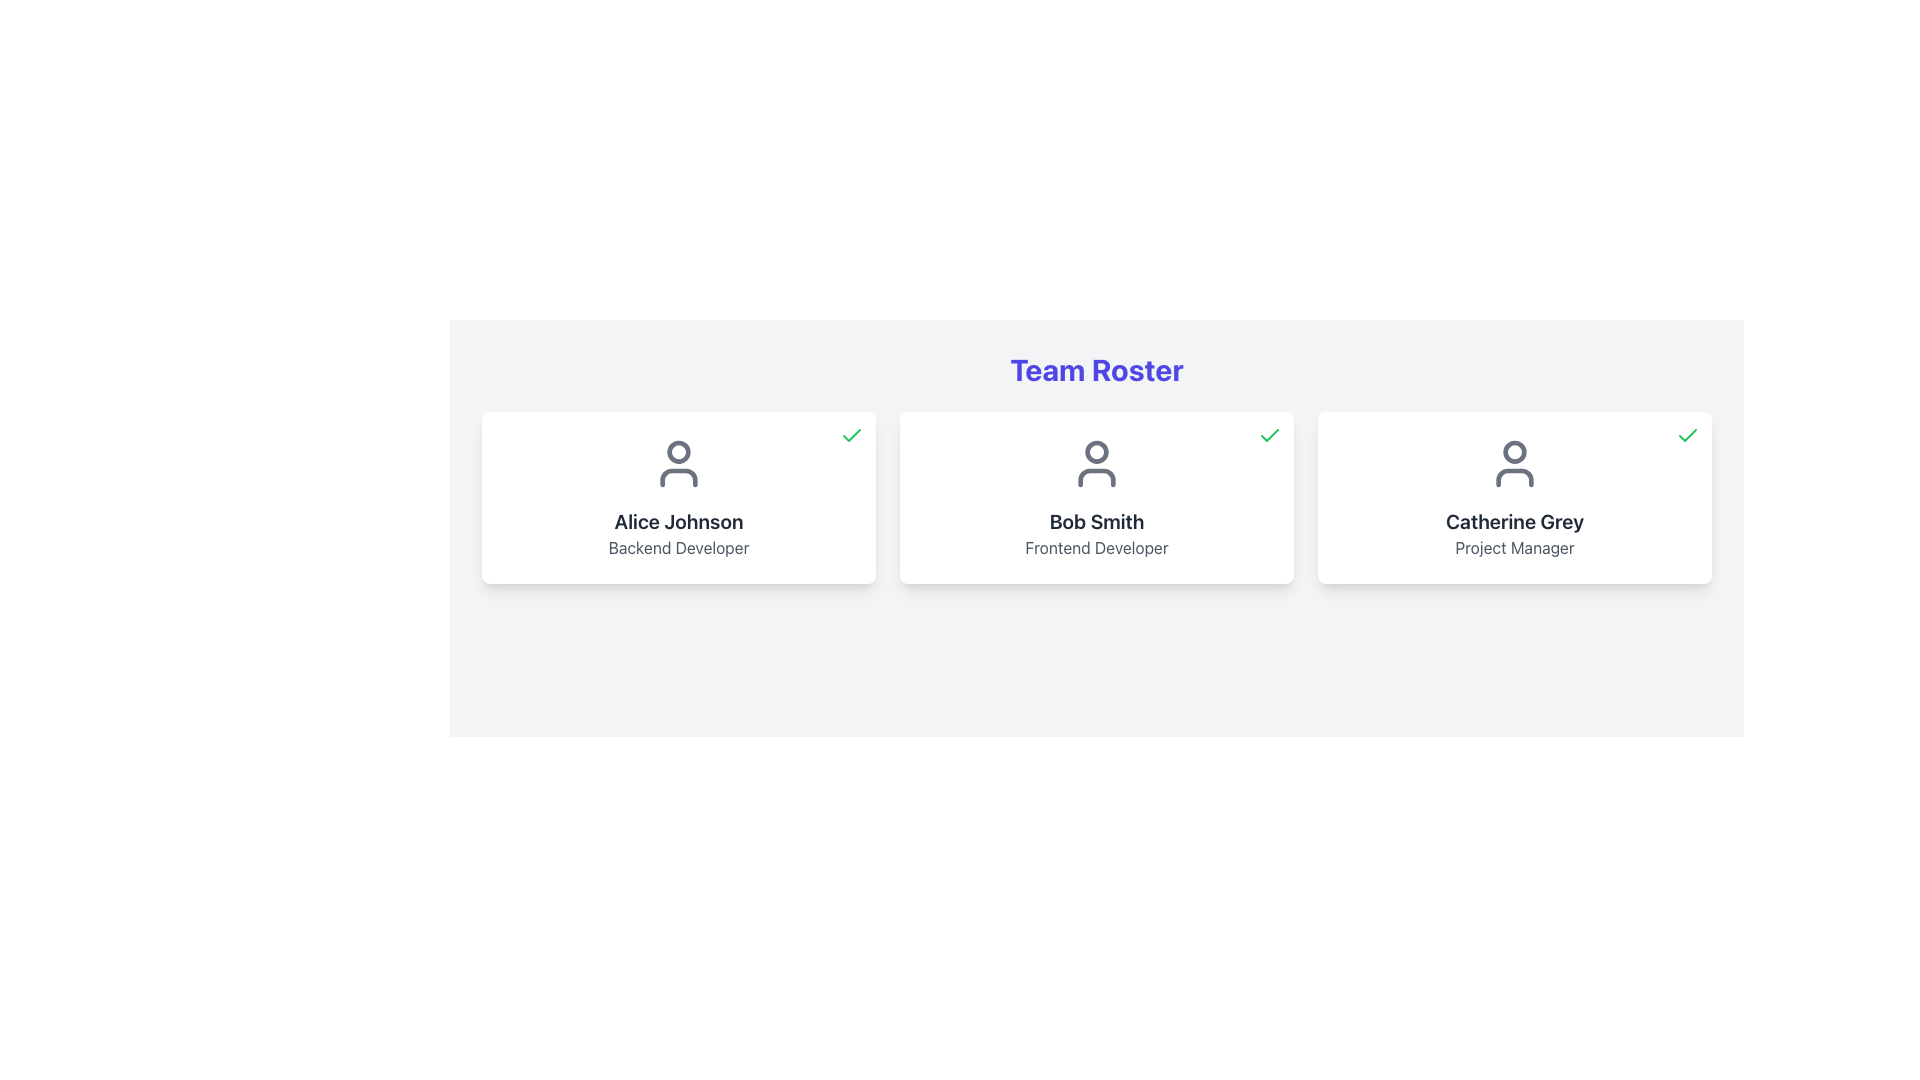 The image size is (1920, 1080). I want to click on the small green checkmark icon located in the top-right corner of the card labeled 'Alice Johnson' with the subtitle 'Backend Developer', so click(851, 434).